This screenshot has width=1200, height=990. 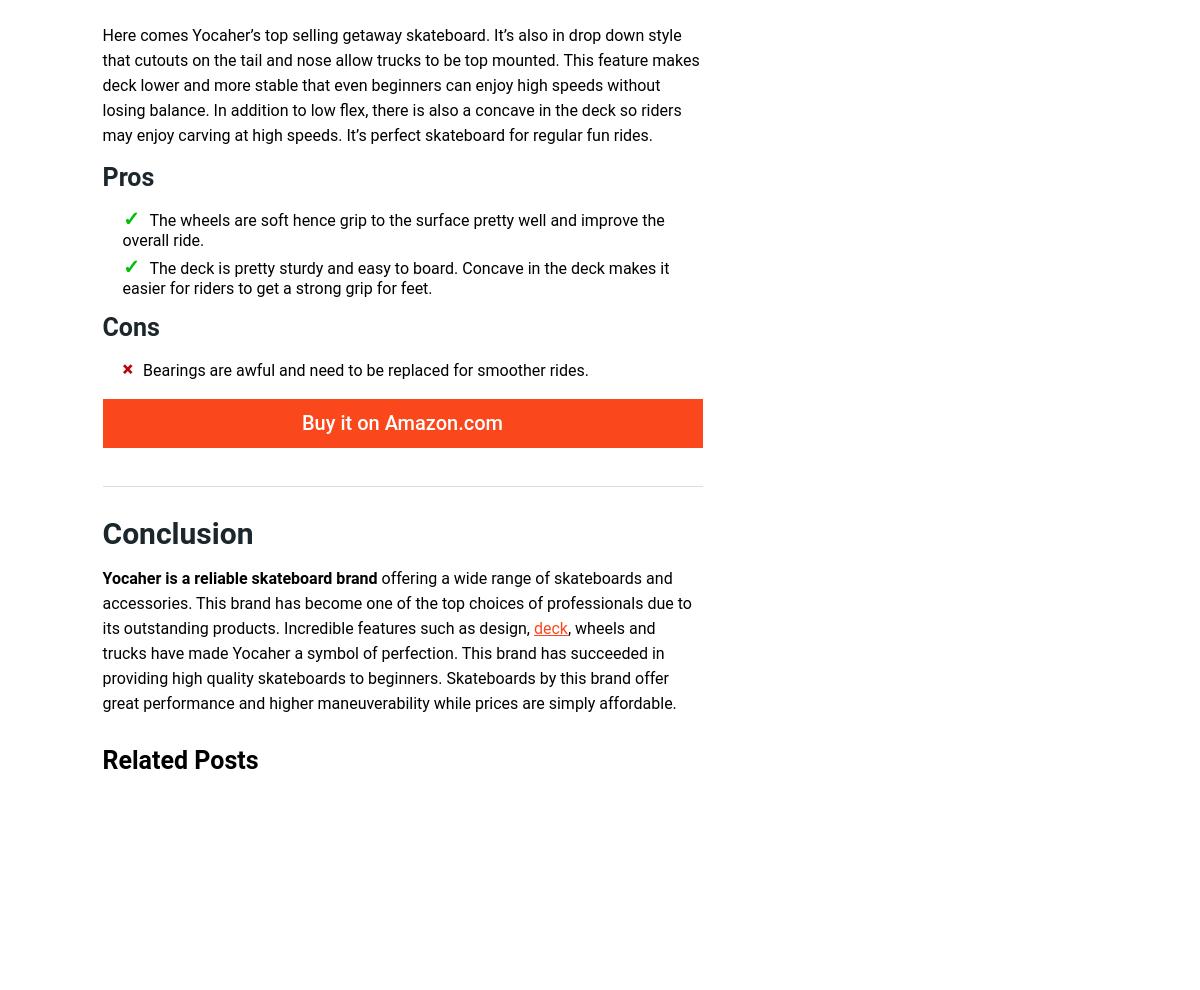 I want to click on 'deck', so click(x=548, y=627).